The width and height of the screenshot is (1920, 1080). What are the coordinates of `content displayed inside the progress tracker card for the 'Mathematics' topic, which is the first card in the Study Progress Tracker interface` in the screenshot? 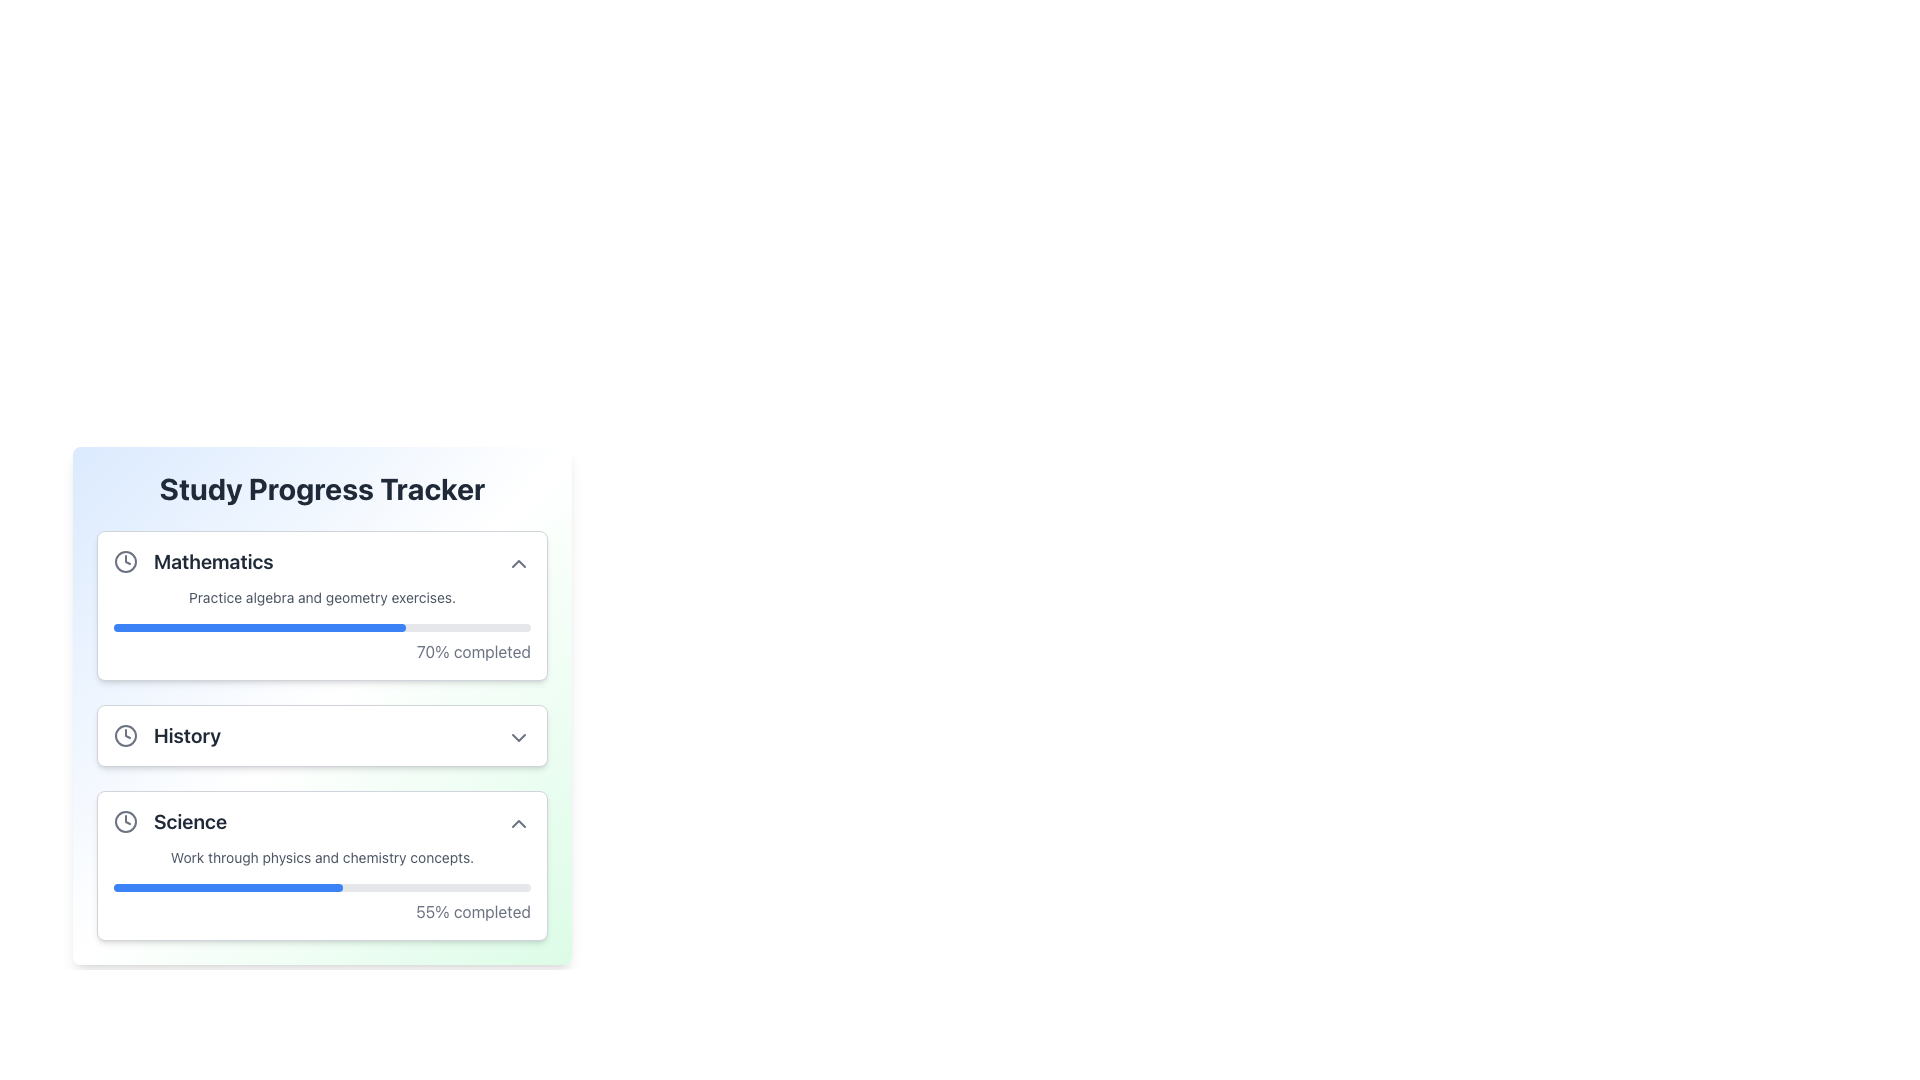 It's located at (322, 604).